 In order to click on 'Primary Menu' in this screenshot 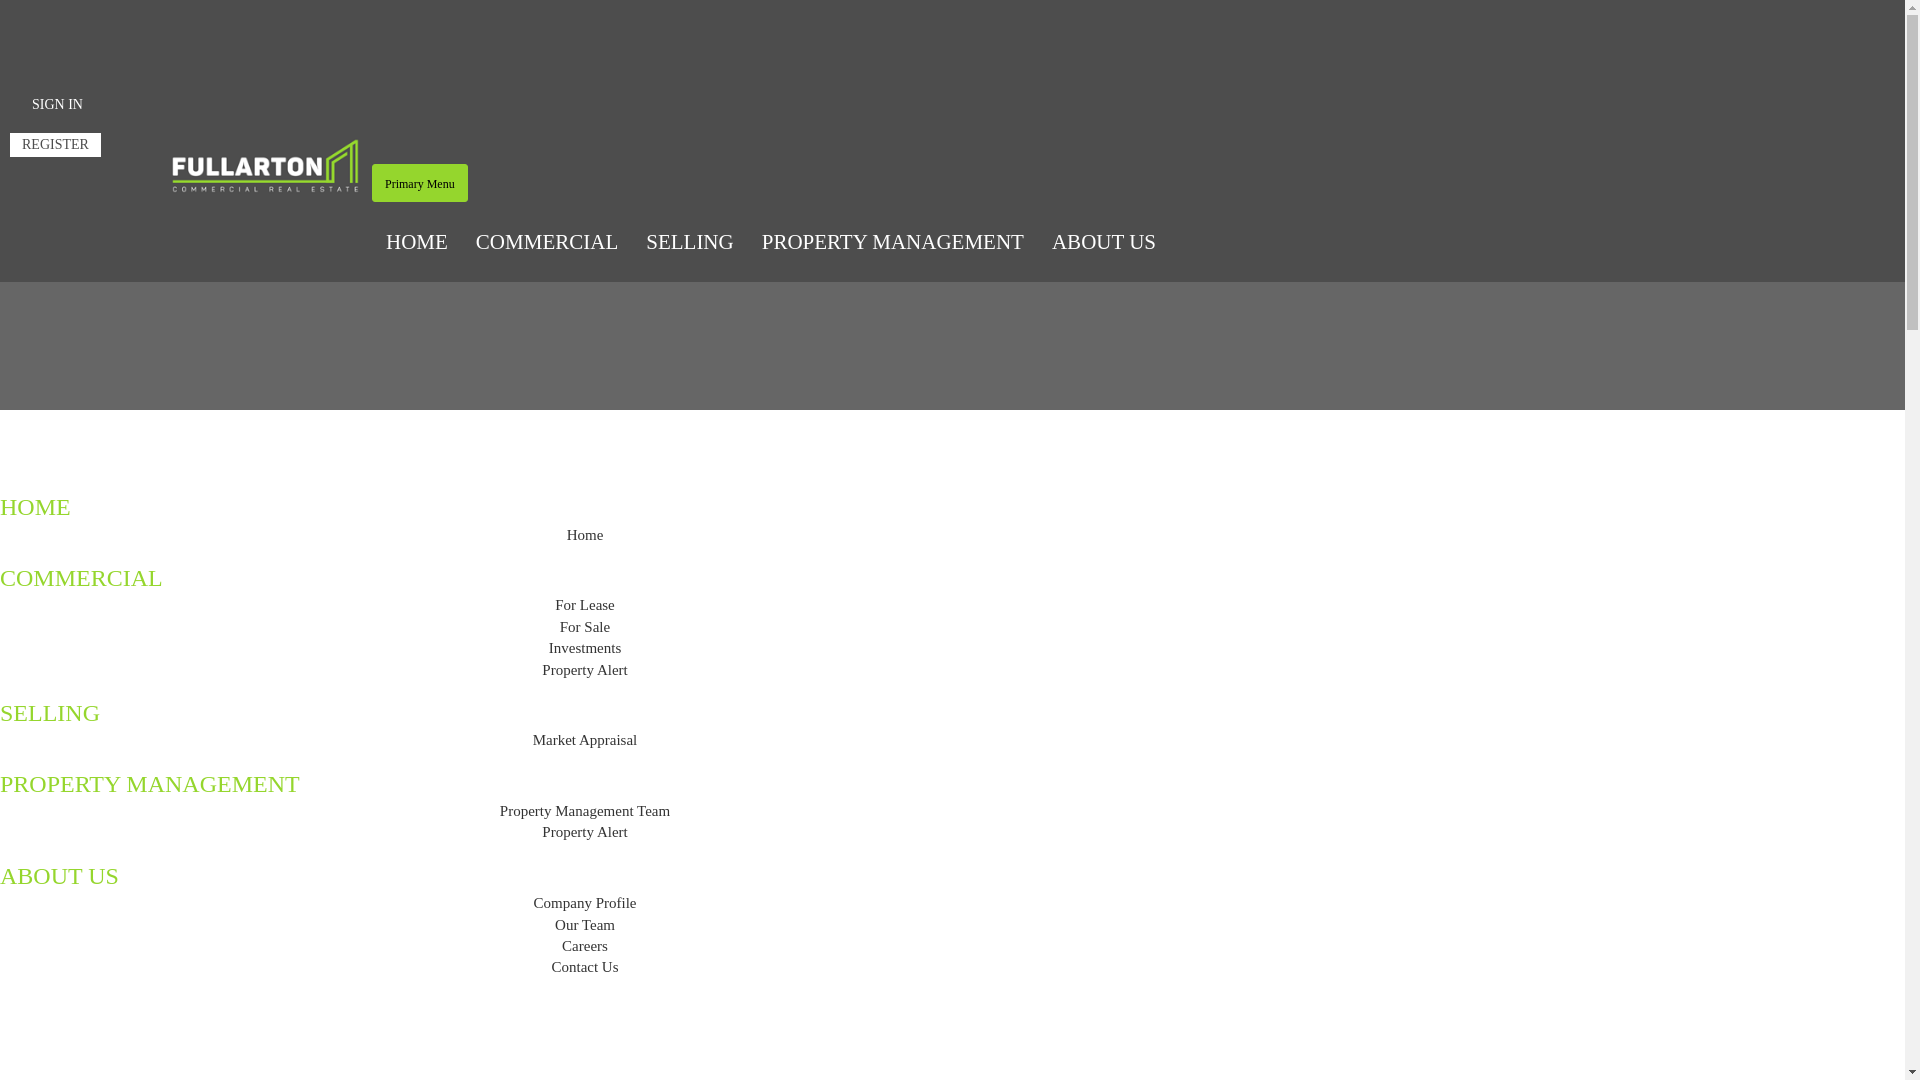, I will do `click(419, 182)`.